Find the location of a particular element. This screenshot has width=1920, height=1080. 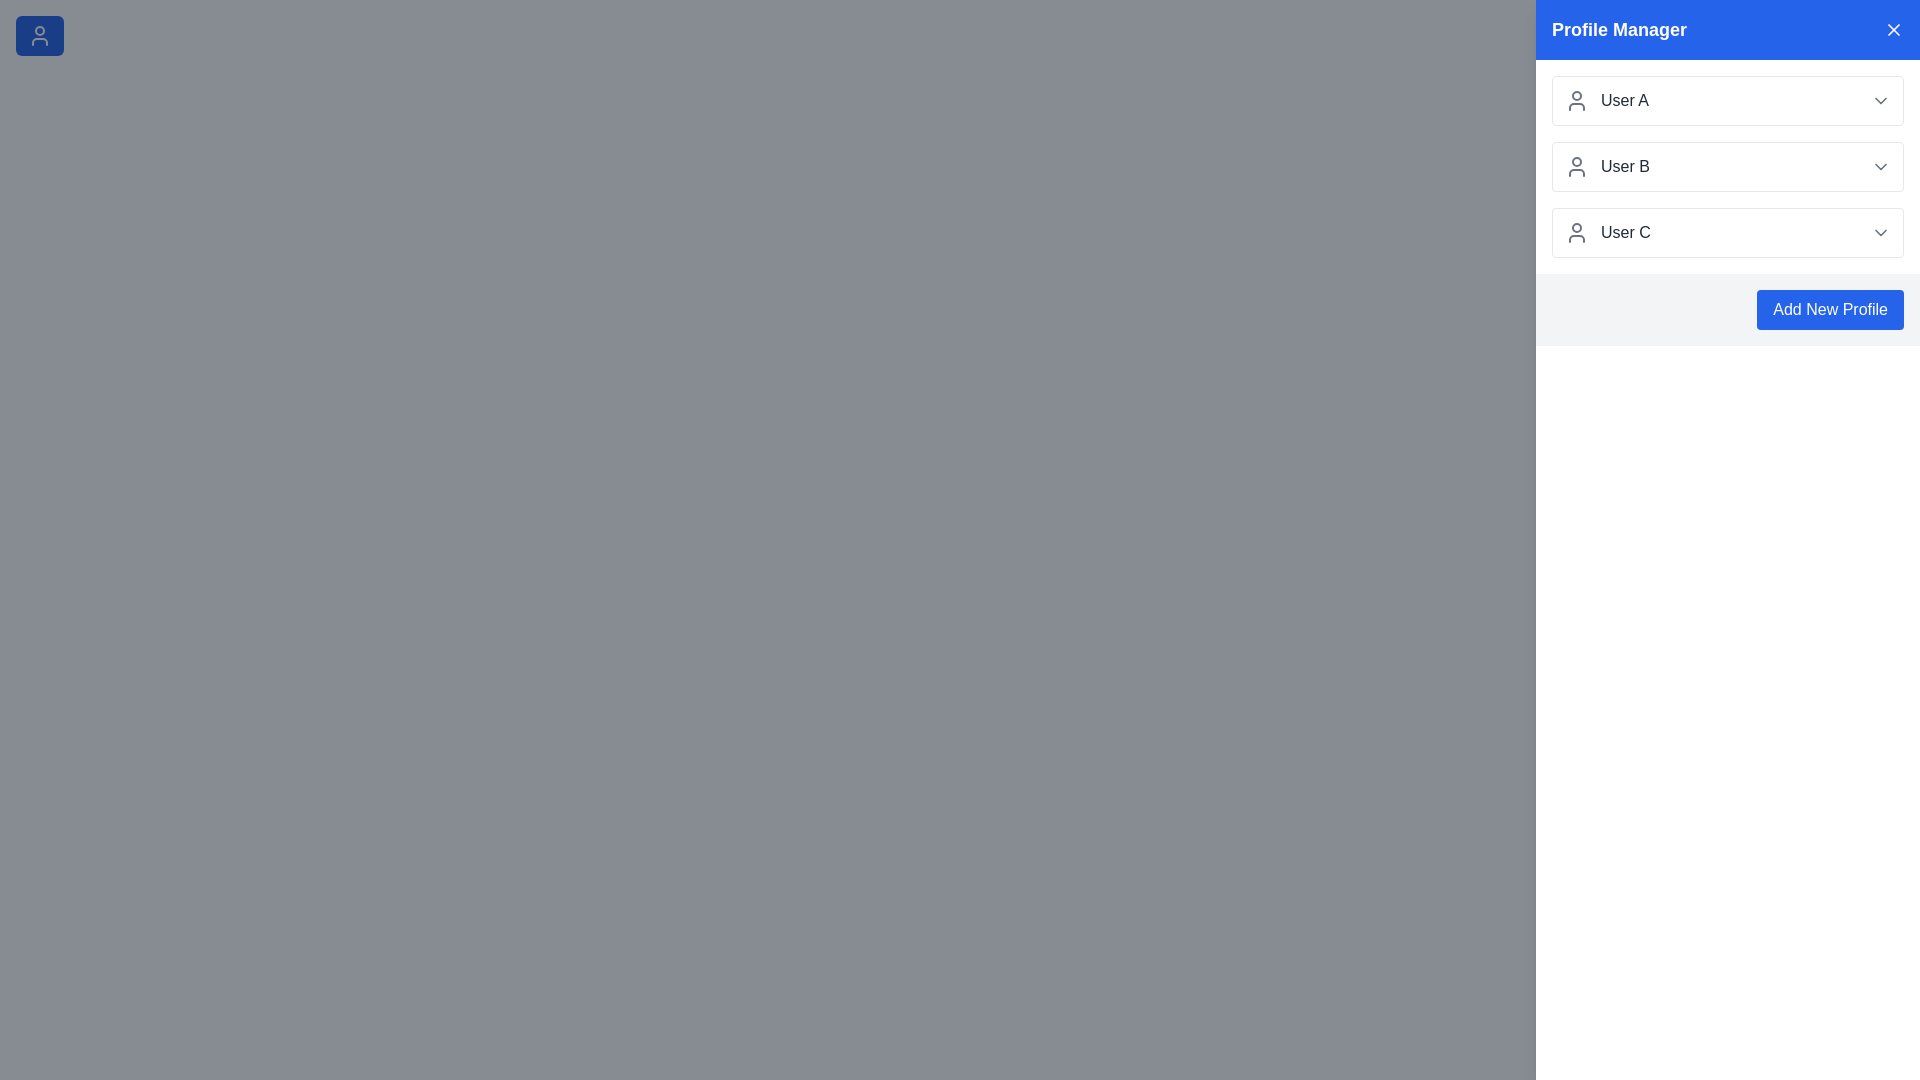

the blue 'Add New Profile' button with rounded corners to observe its visual hover effect is located at coordinates (1830, 309).